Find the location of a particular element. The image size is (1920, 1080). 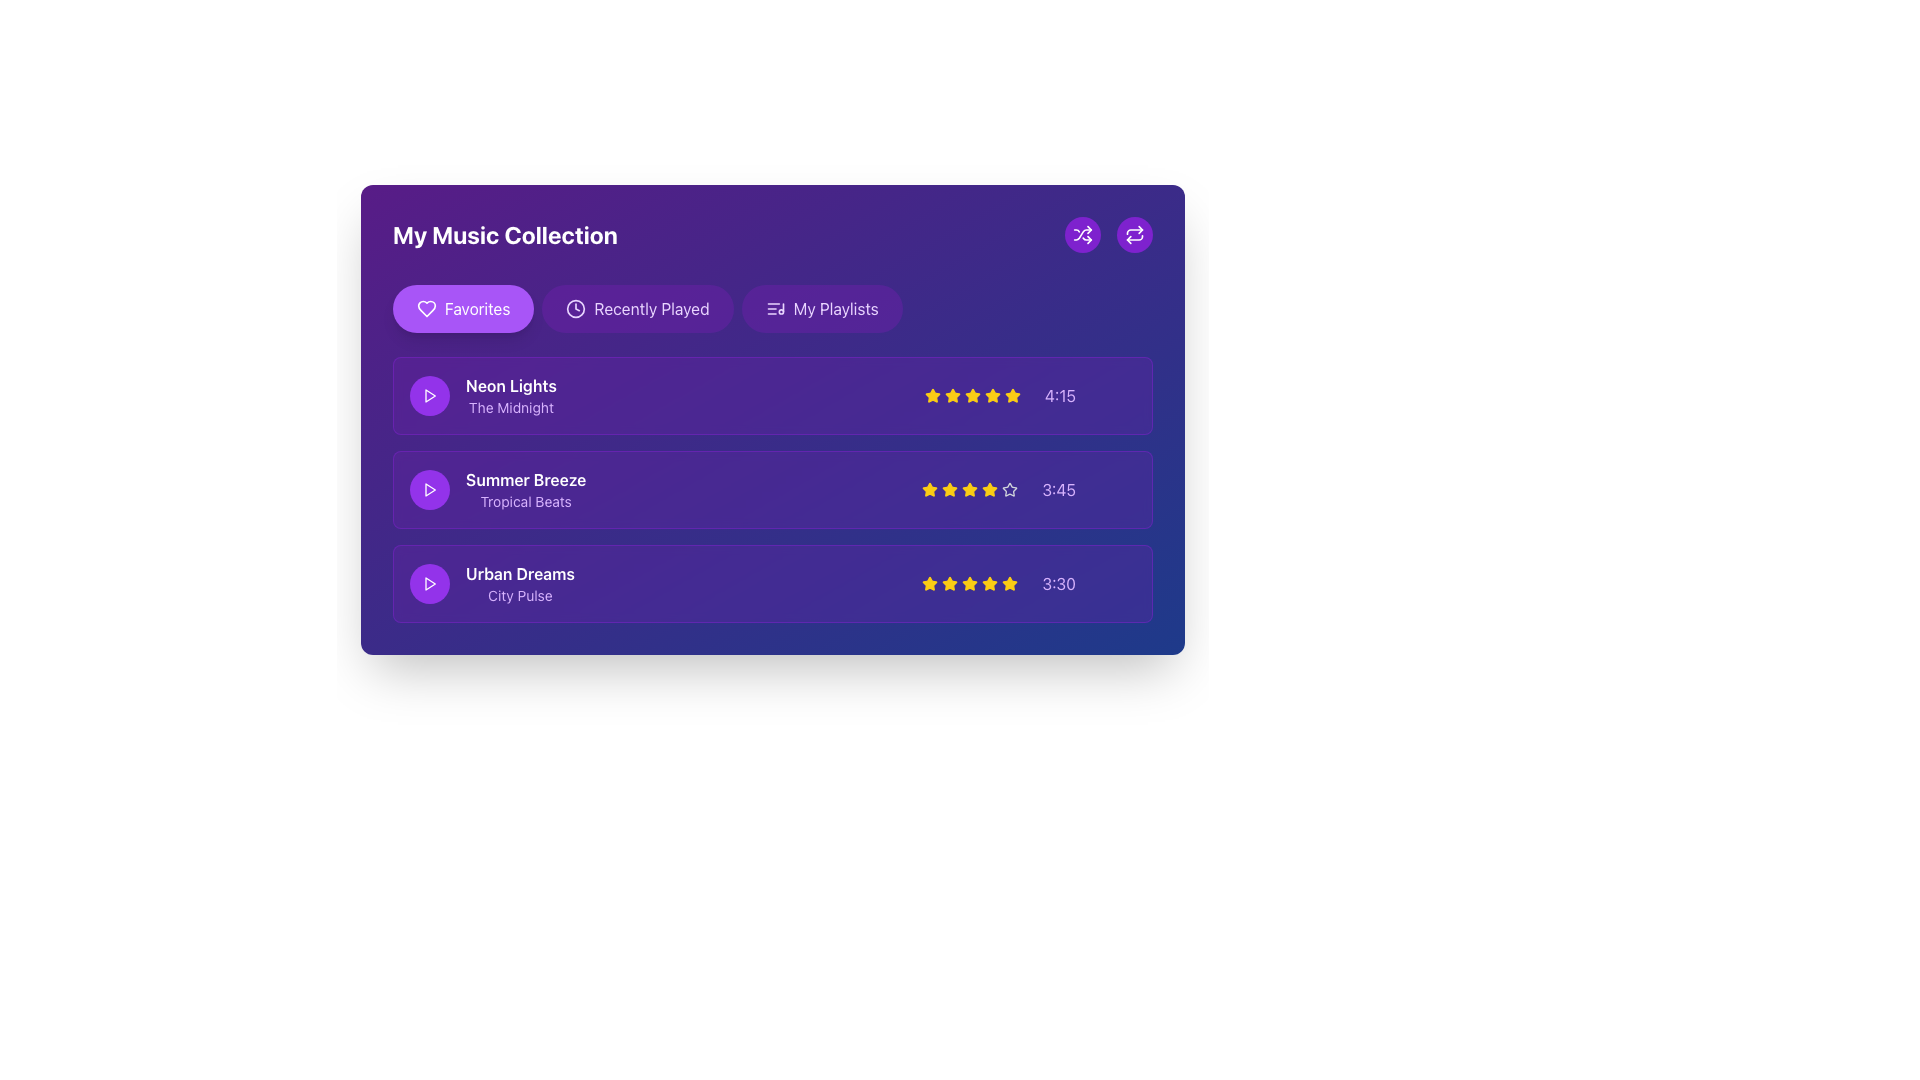

the circular purple button containing the triangular play icon located in the second row of the music collection list titled 'Summer Breeze' to trigger a visual effect is located at coordinates (429, 489).